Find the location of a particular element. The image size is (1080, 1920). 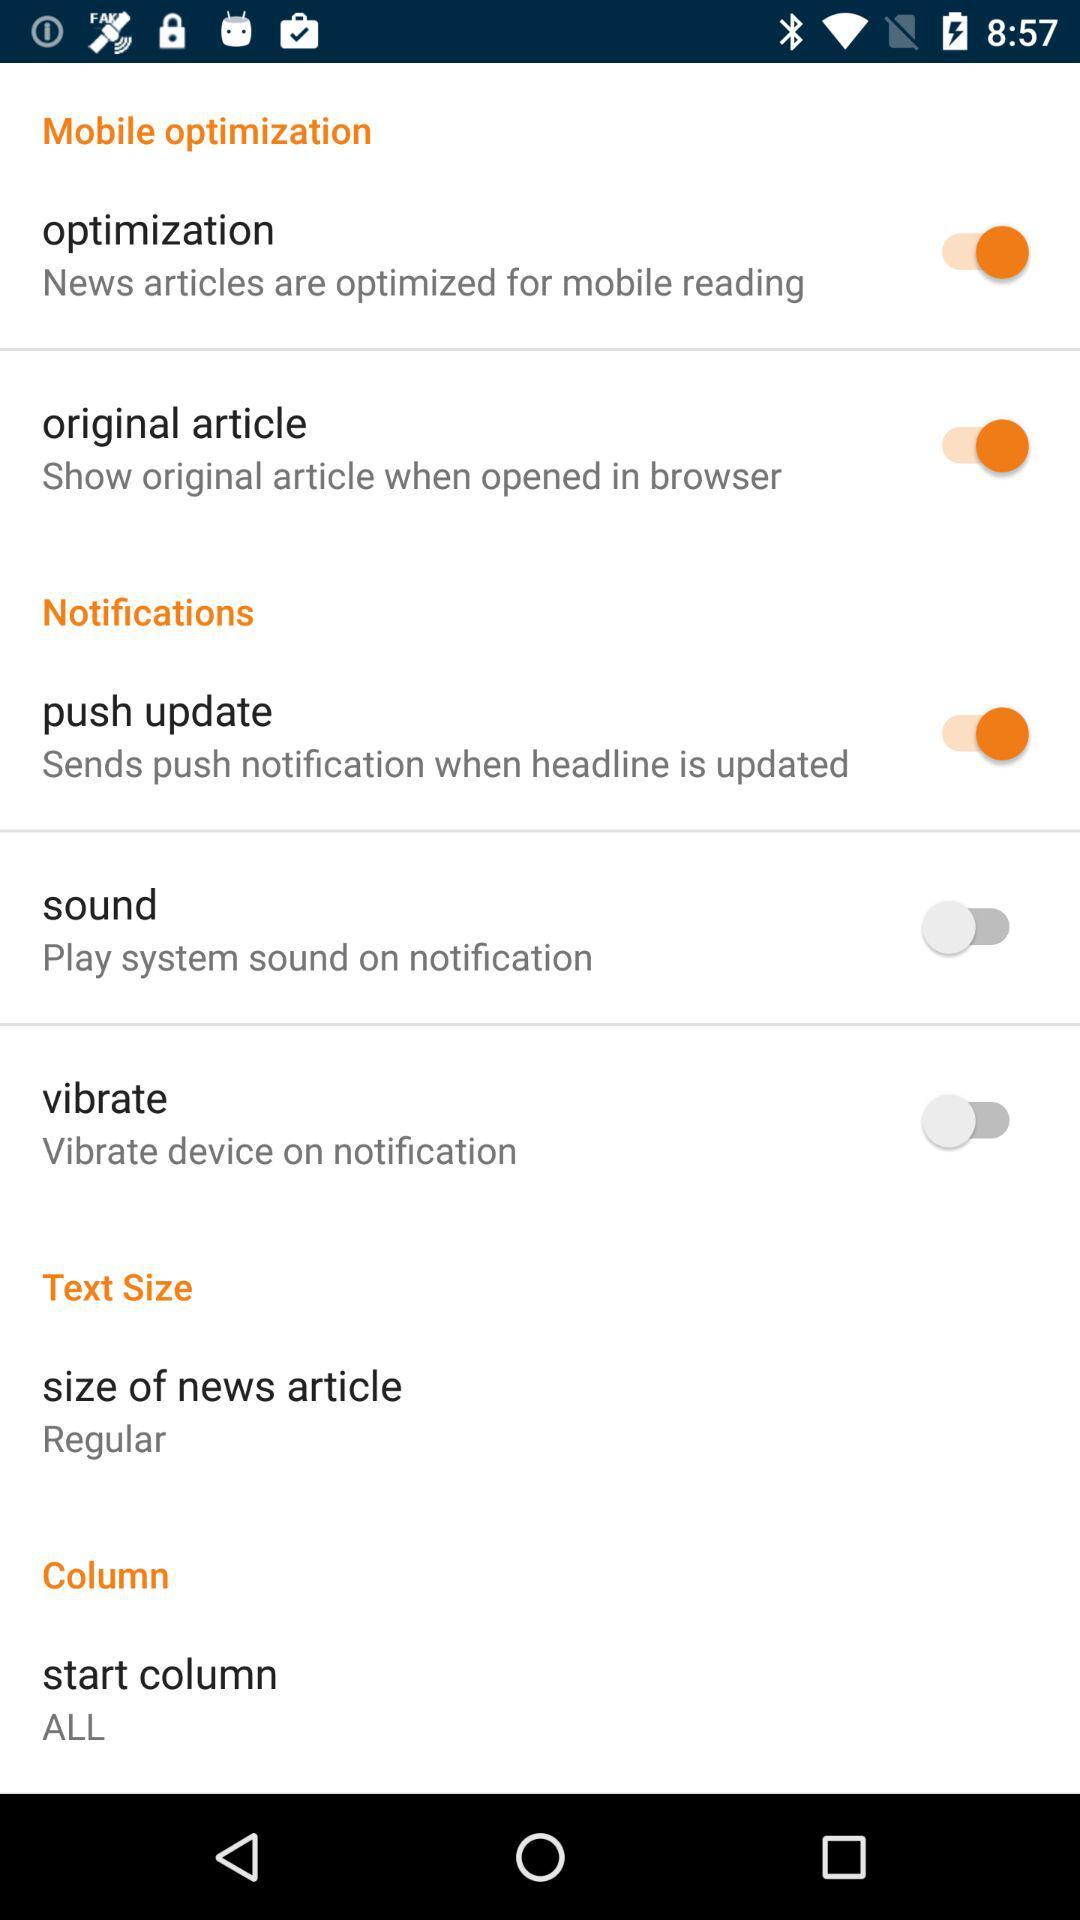

sends push notification icon is located at coordinates (444, 761).